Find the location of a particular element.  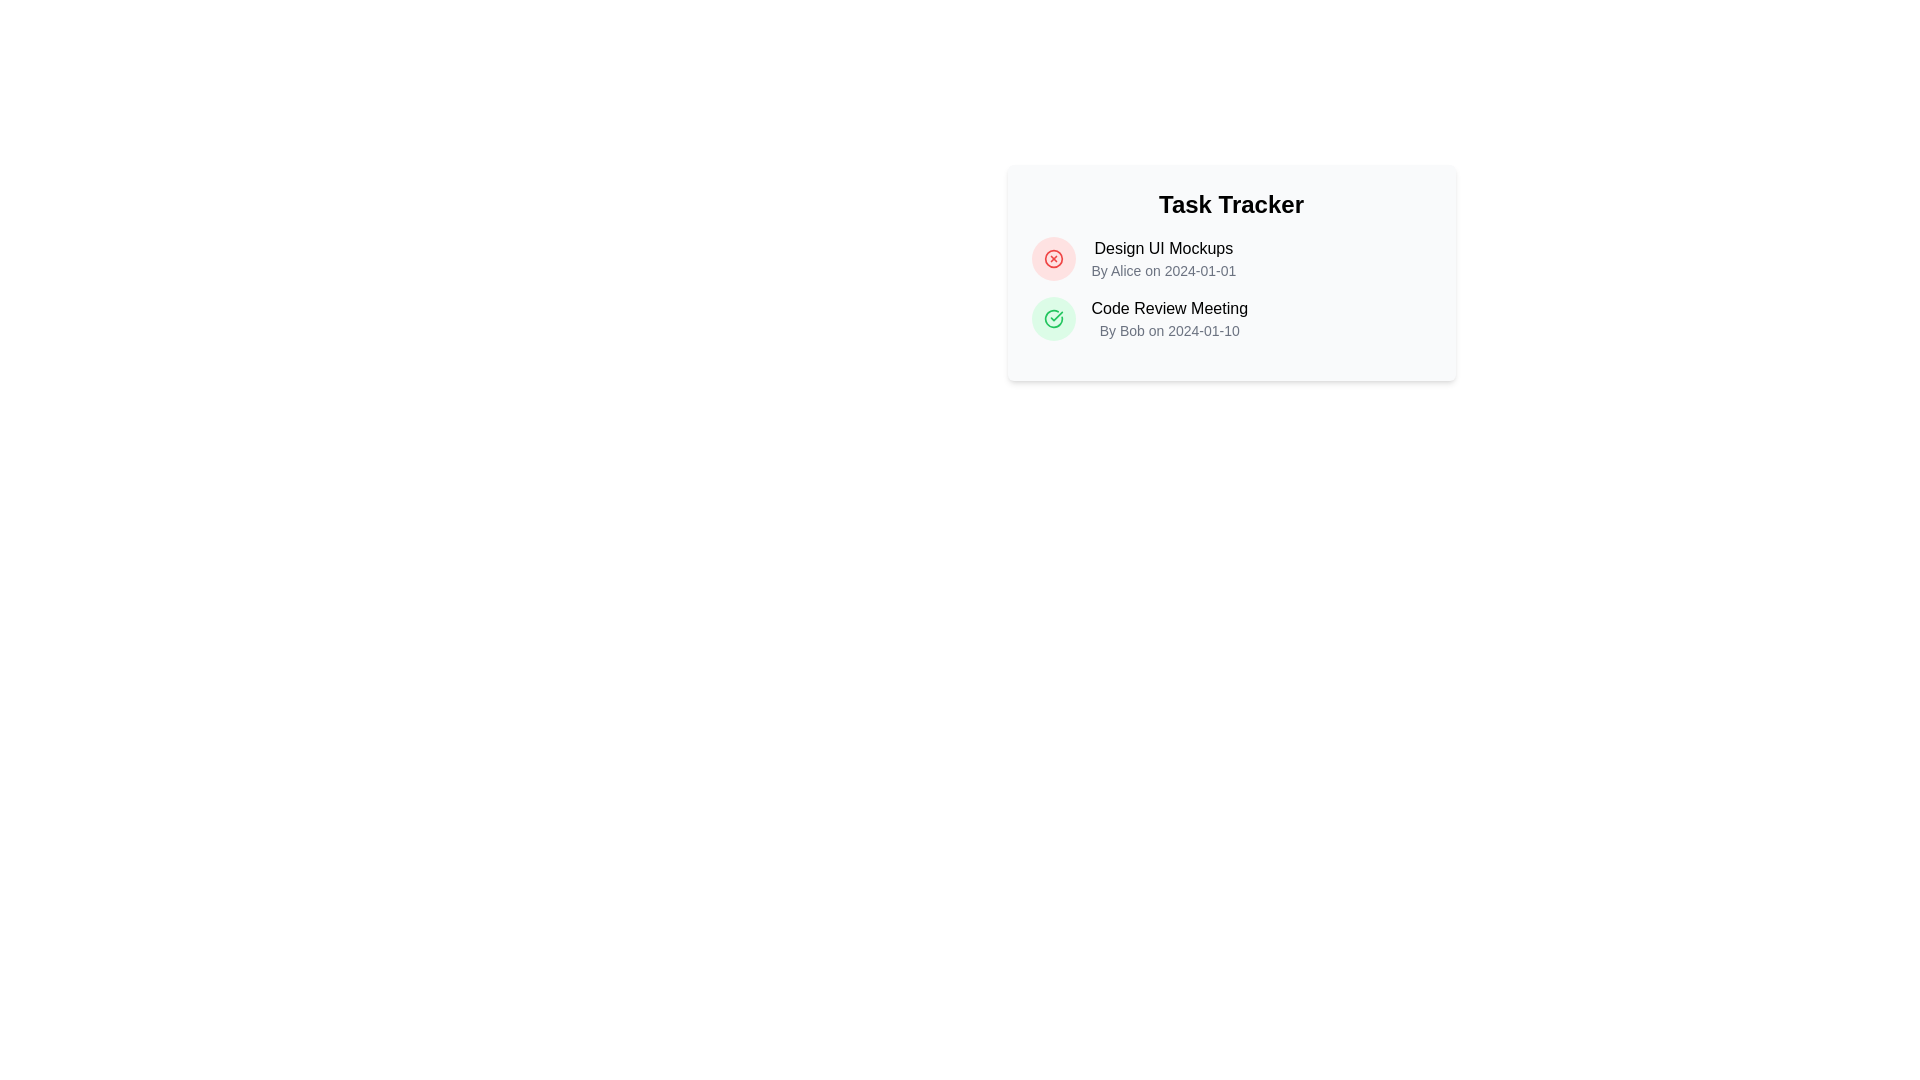

the circular icon with a light green background and a green checkmark symbol, indicating approval, located to the left of the text 'Code Review Meeting By Bob on 2024-01-10' is located at coordinates (1052, 318).